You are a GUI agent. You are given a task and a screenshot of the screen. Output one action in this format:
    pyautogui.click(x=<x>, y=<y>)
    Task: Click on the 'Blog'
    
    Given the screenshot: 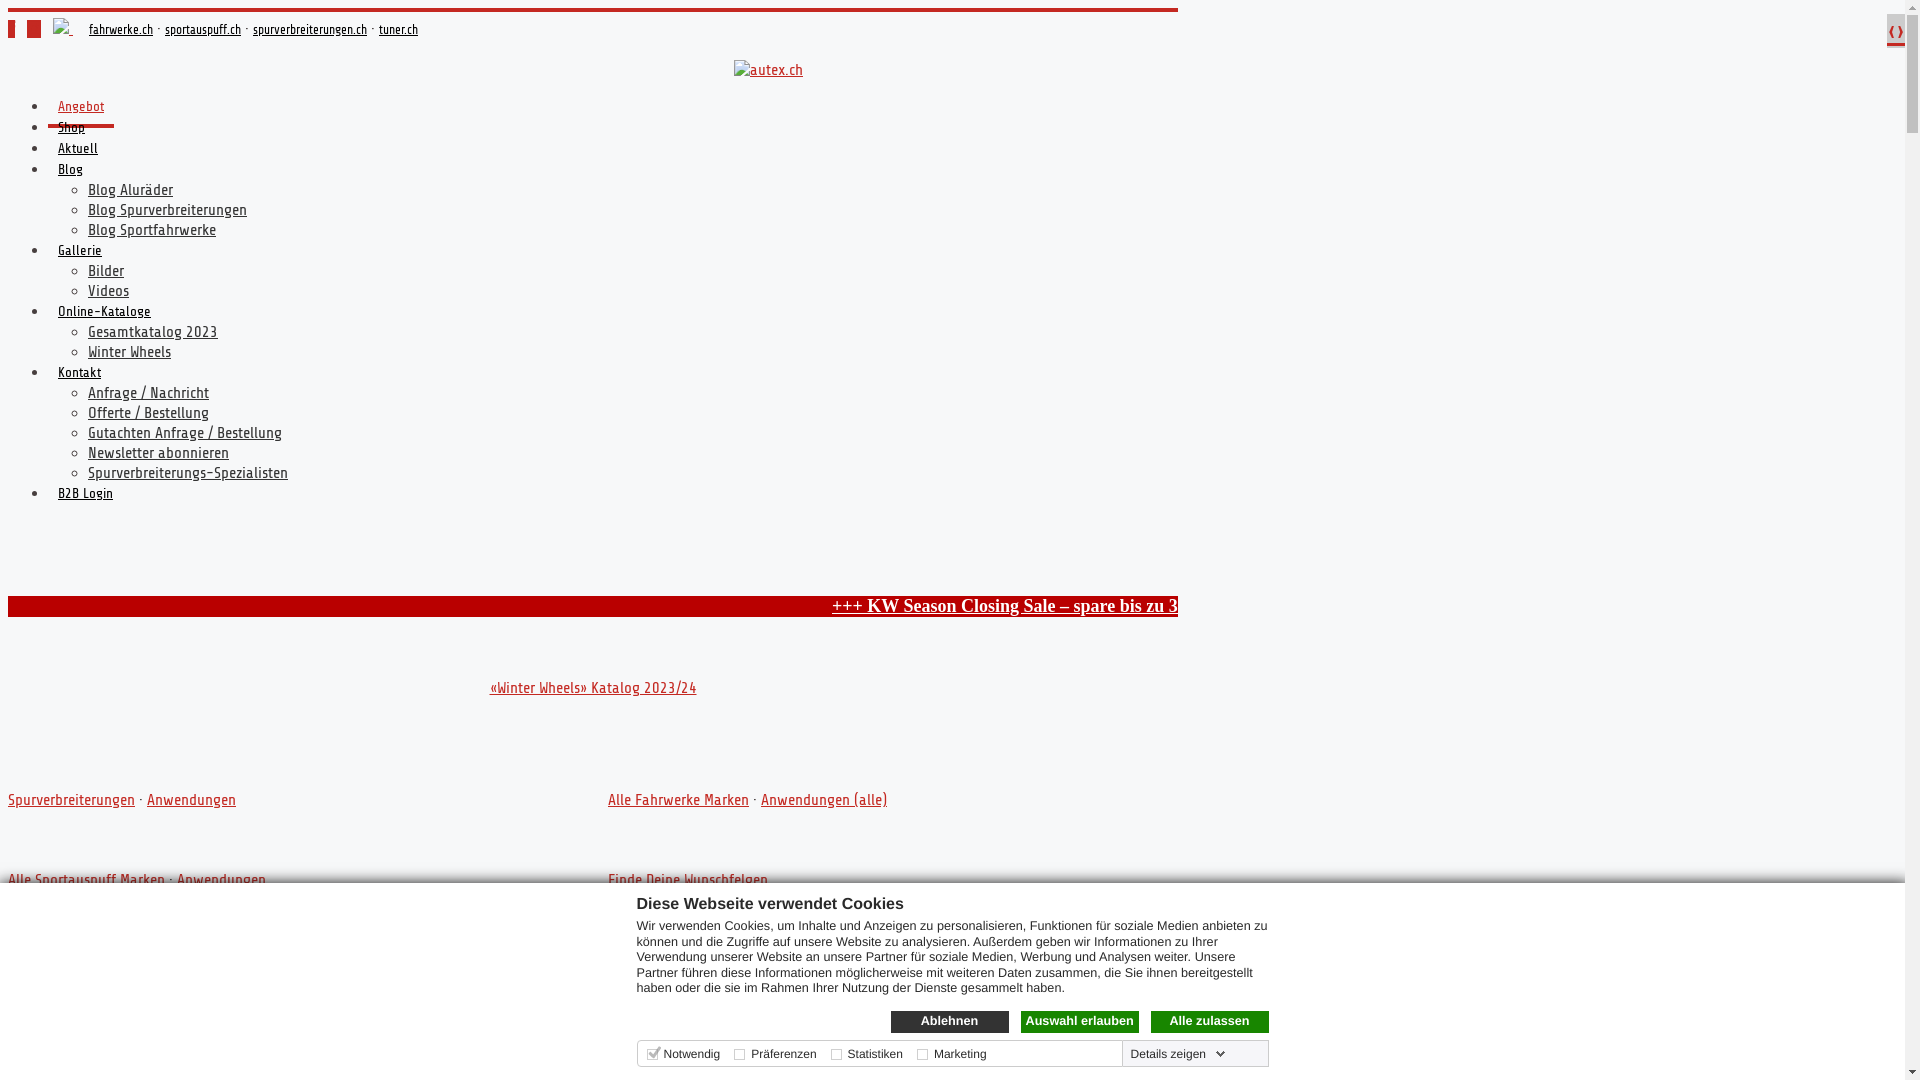 What is the action you would take?
    pyautogui.click(x=70, y=172)
    